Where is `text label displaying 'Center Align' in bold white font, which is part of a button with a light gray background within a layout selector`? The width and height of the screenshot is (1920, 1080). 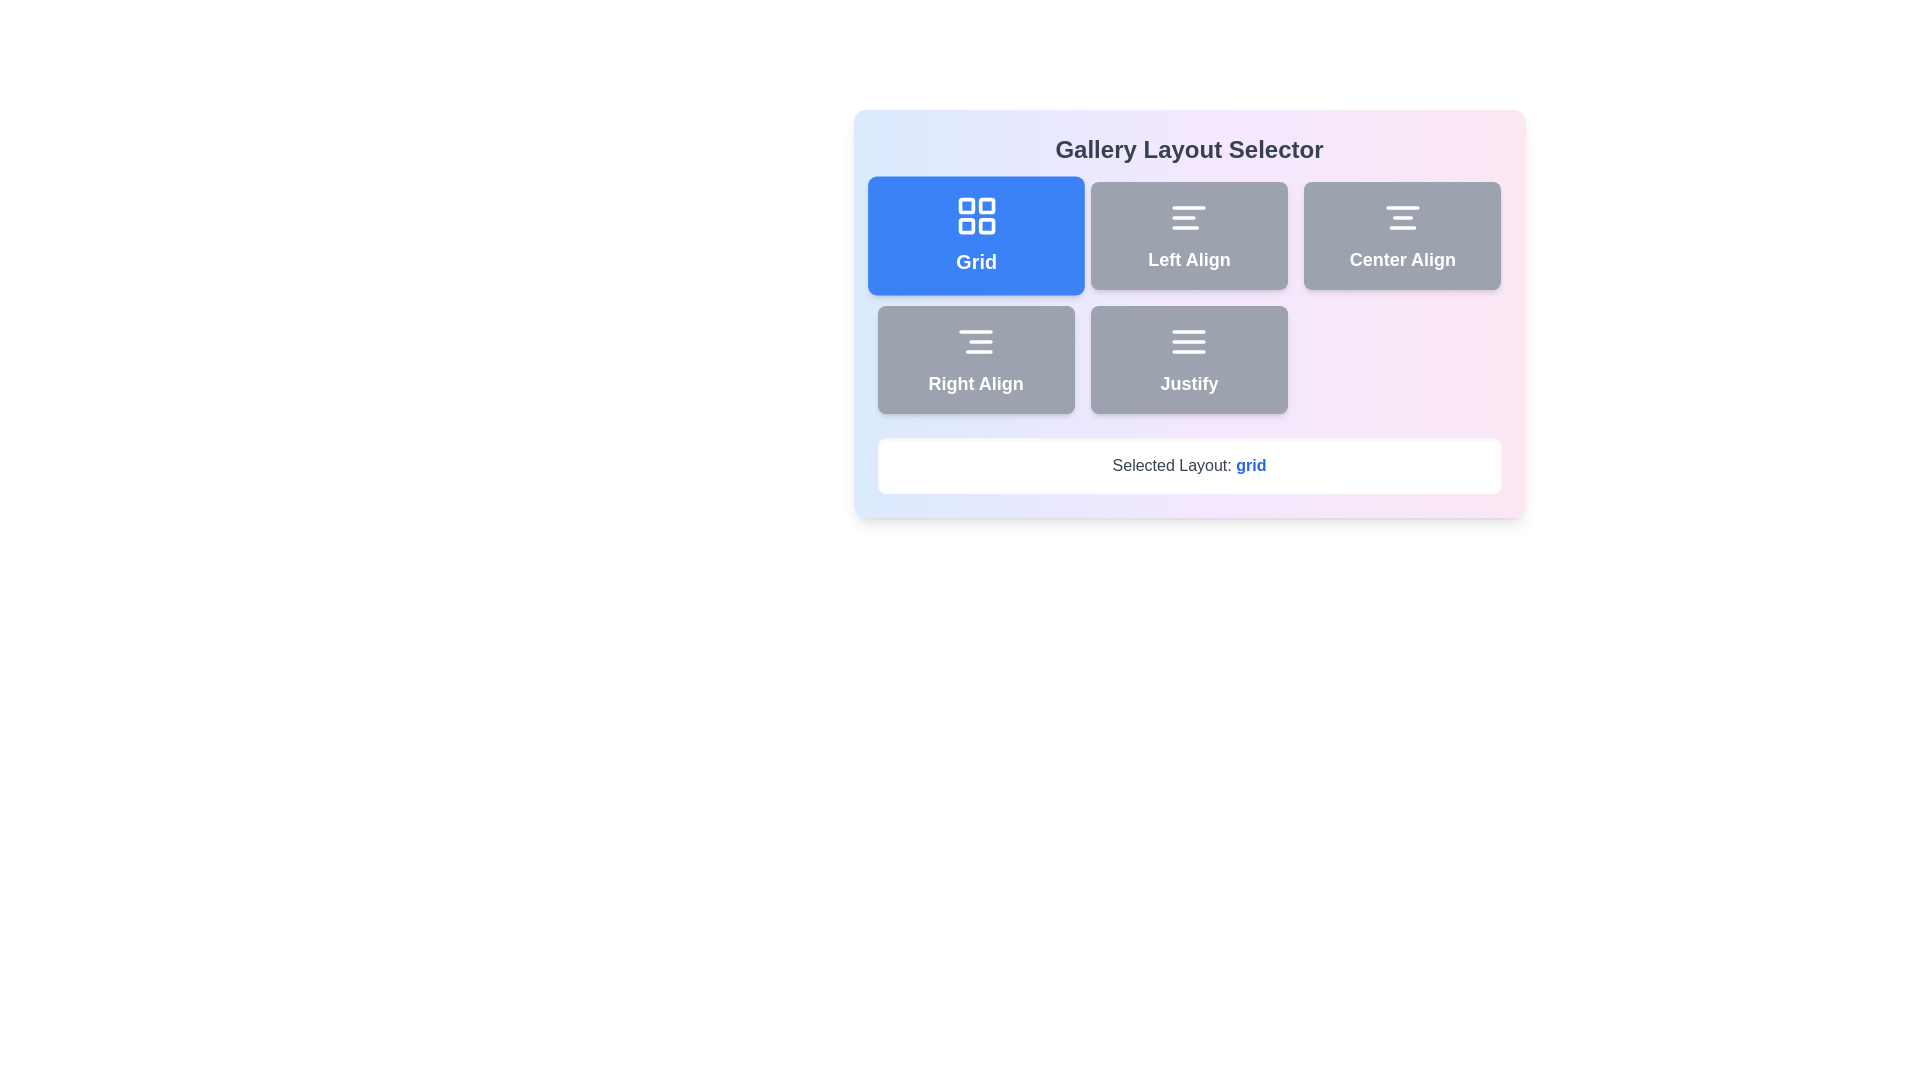
text label displaying 'Center Align' in bold white font, which is part of a button with a light gray background within a layout selector is located at coordinates (1401, 258).